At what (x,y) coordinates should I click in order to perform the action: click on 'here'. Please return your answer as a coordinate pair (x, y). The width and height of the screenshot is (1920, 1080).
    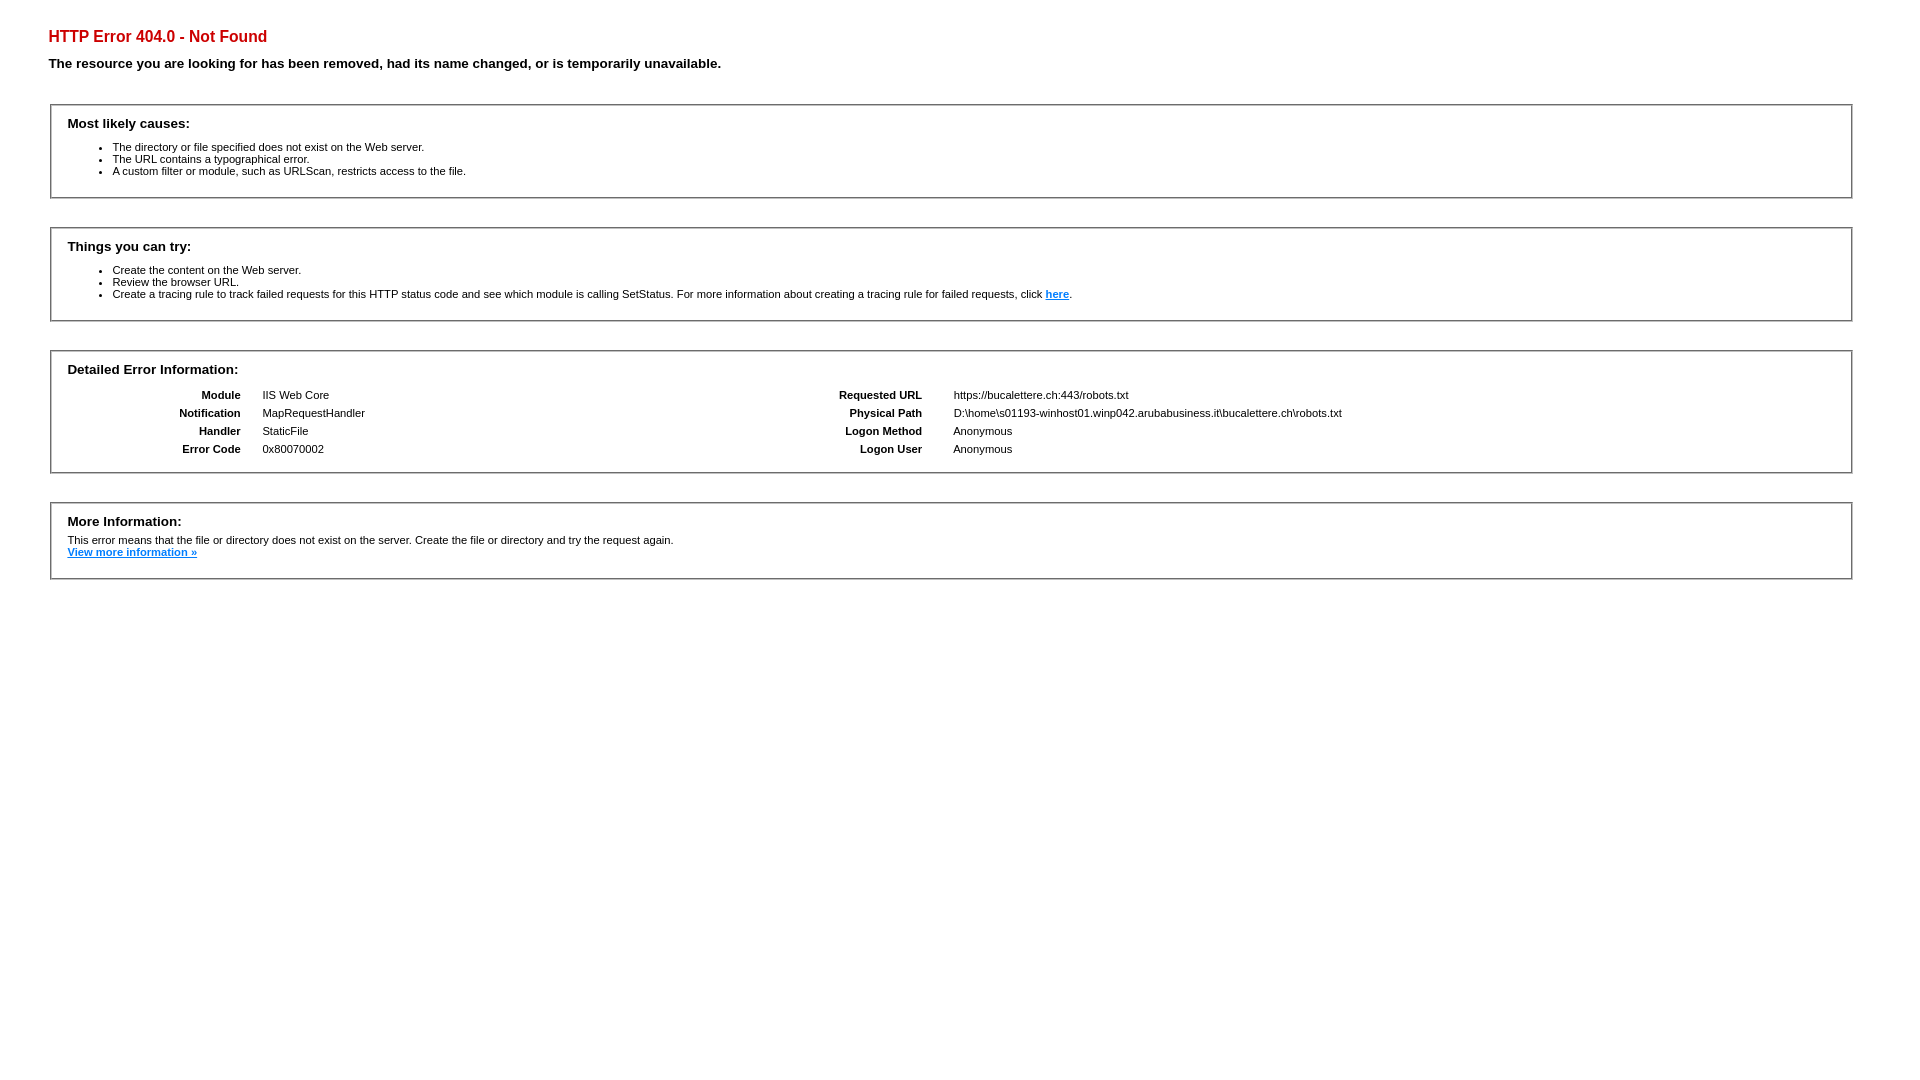
    Looking at the image, I should click on (1045, 293).